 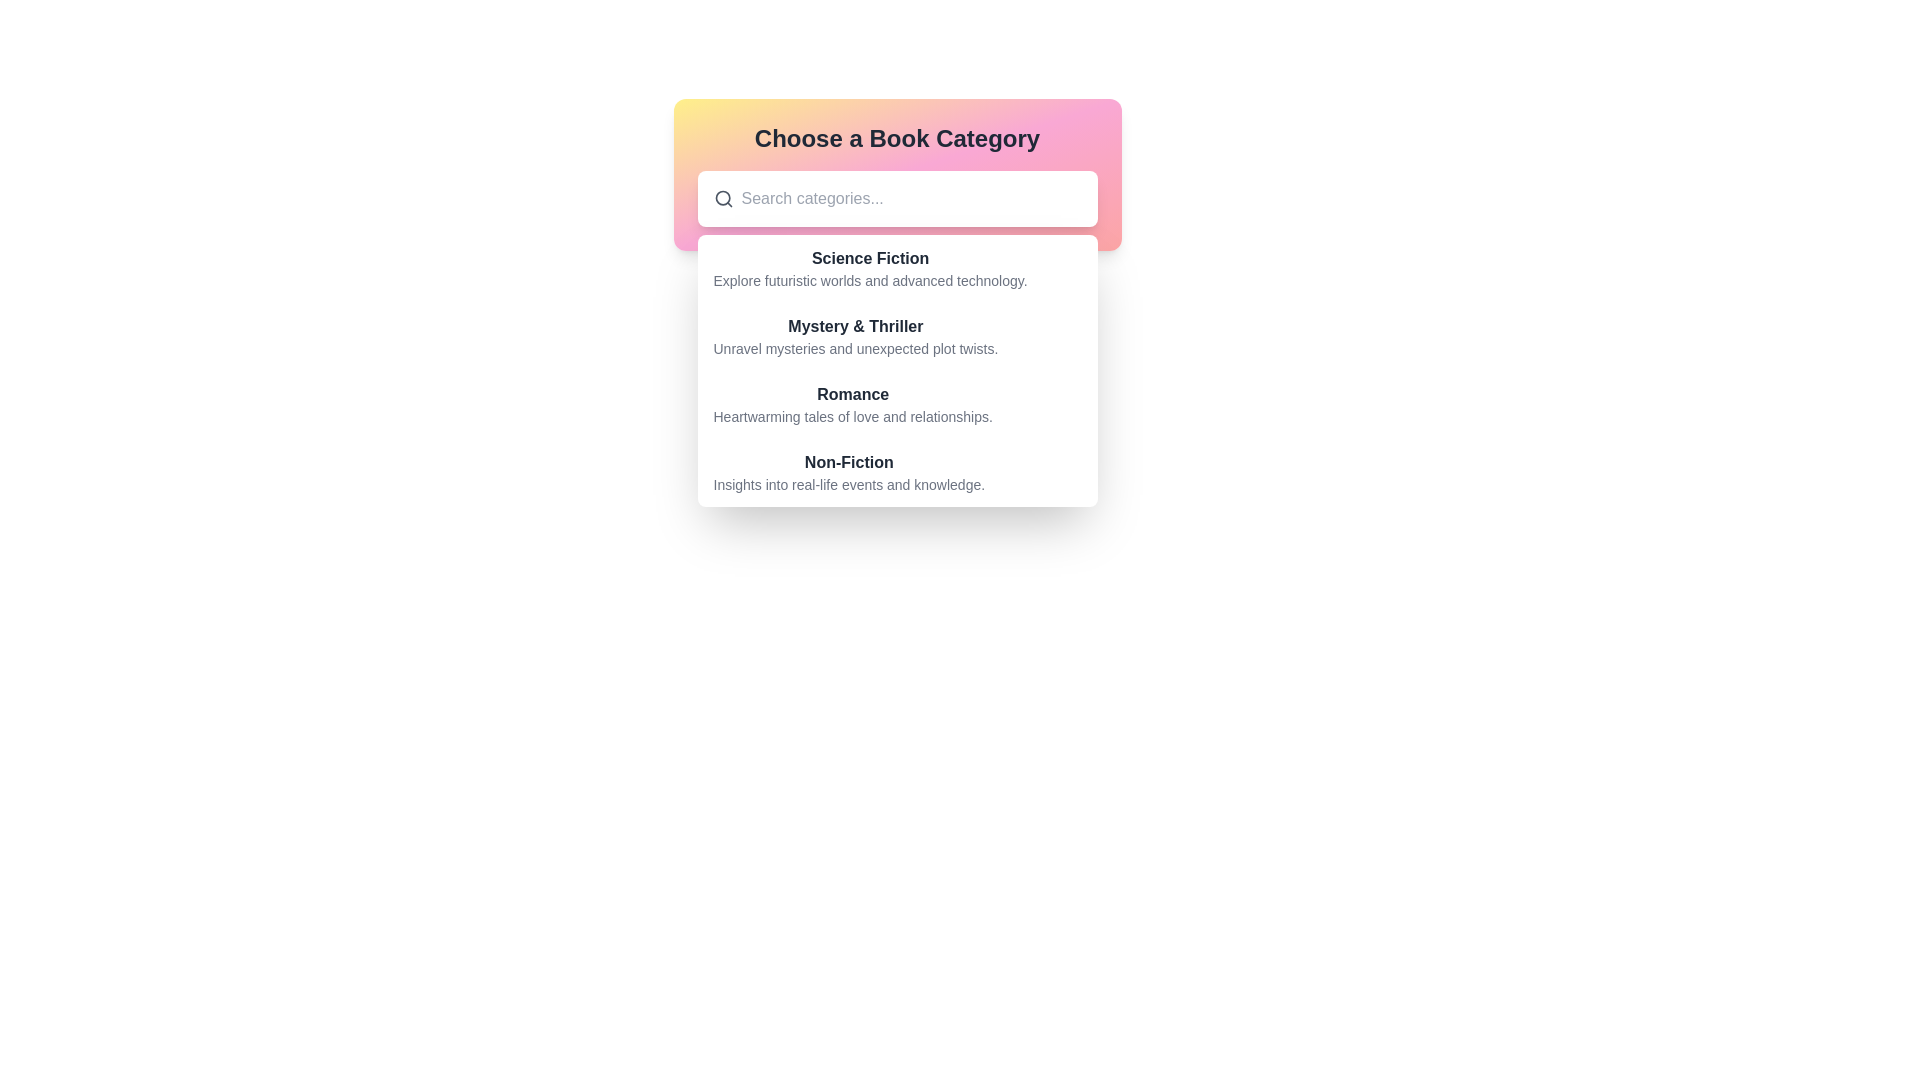 I want to click on the search magnifying glass icon, which represents the lens of a magnifying glass, located inside the search field under the headline 'Choose a Book Category', so click(x=721, y=198).